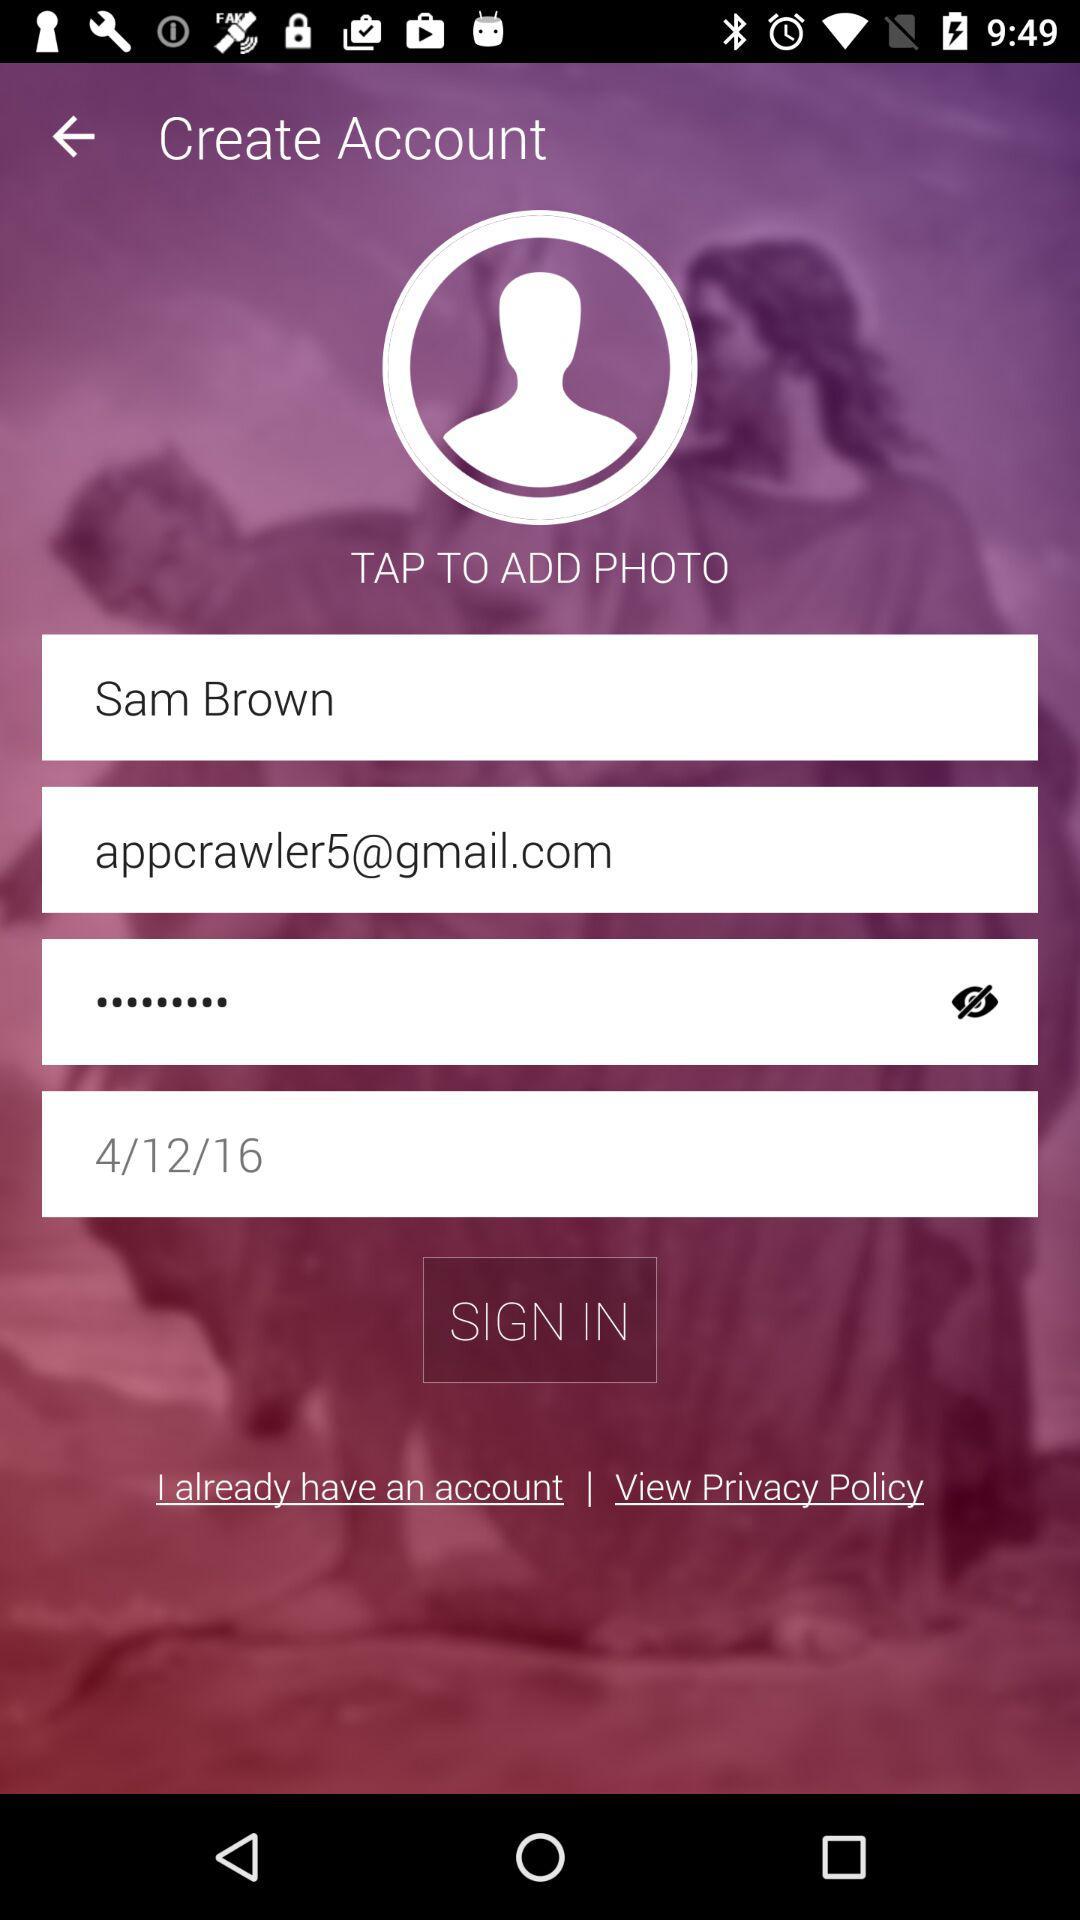  Describe the element at coordinates (72, 135) in the screenshot. I see `icon next to the create account item` at that location.